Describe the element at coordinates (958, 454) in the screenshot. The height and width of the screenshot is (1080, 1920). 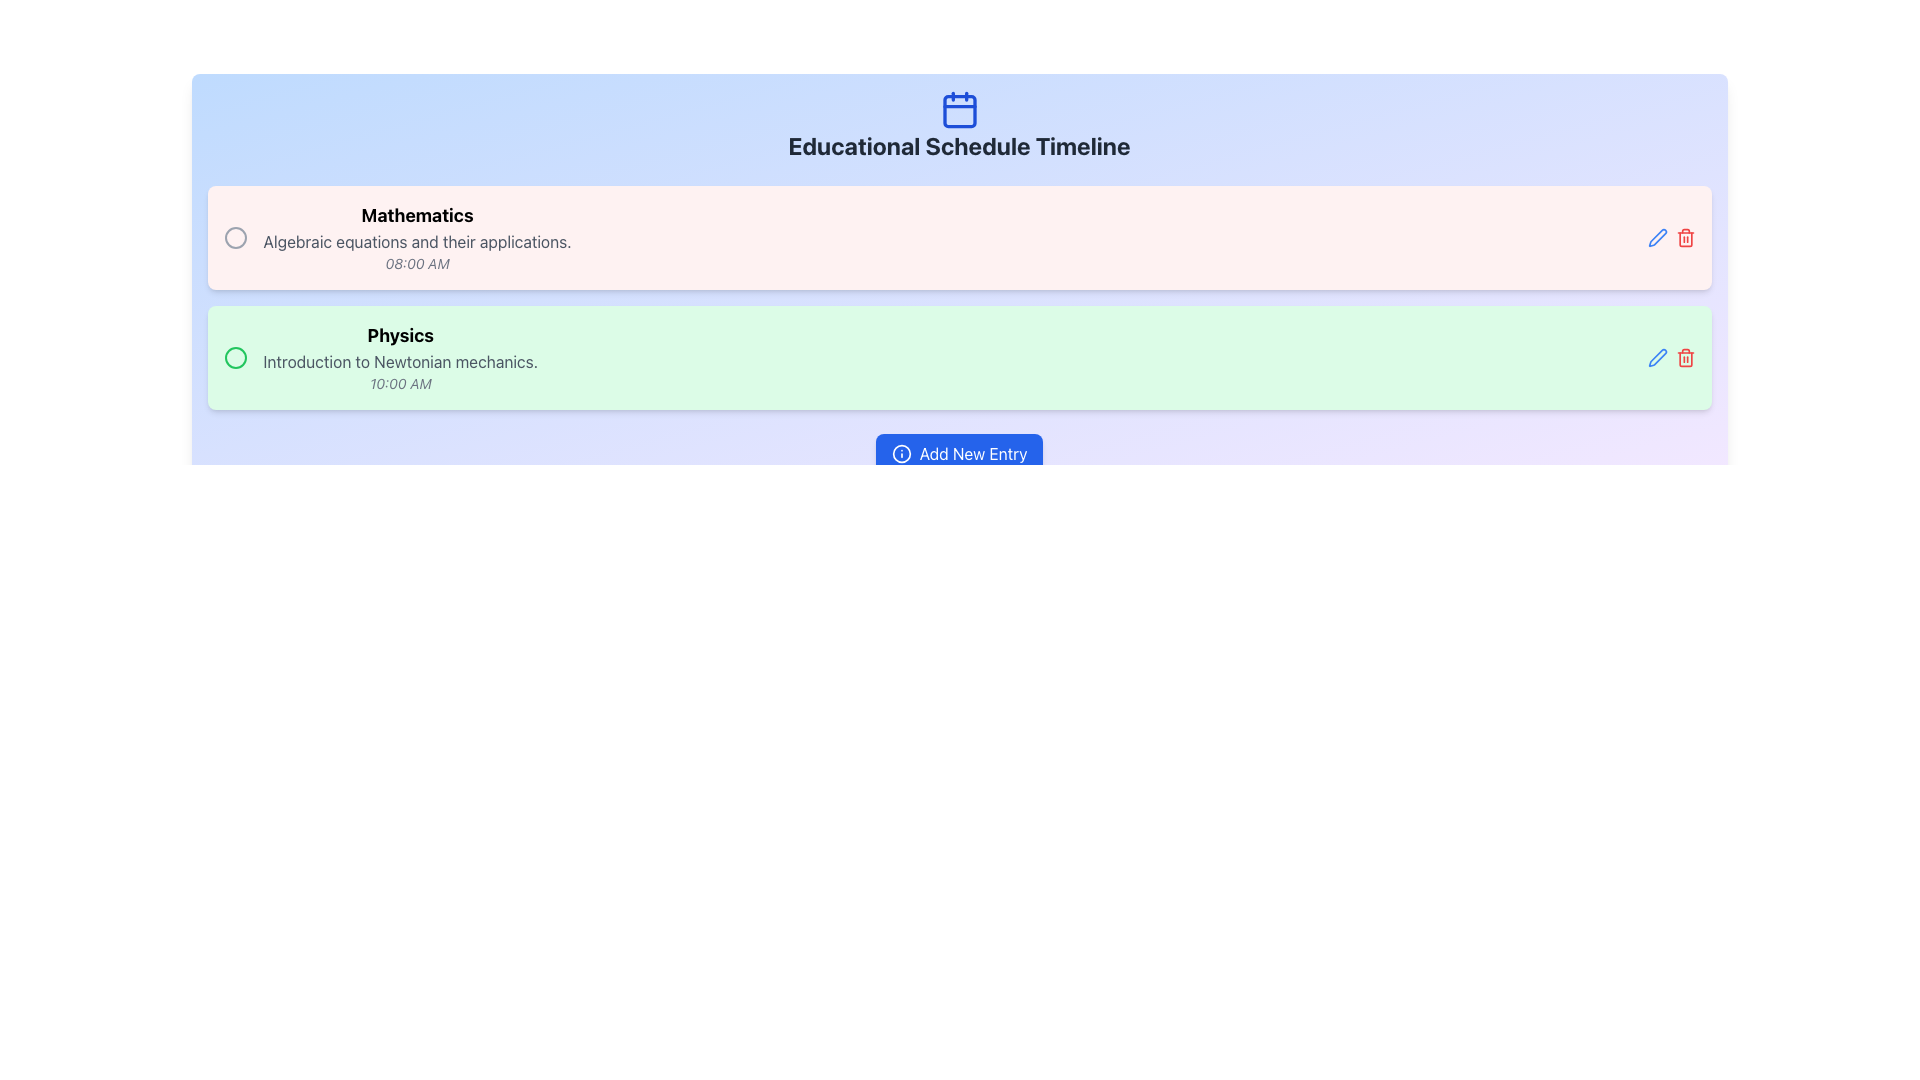
I see `the 'Add New Entry' button with a rounded rectangle form, blue background, and white text to observe the hover effects` at that location.